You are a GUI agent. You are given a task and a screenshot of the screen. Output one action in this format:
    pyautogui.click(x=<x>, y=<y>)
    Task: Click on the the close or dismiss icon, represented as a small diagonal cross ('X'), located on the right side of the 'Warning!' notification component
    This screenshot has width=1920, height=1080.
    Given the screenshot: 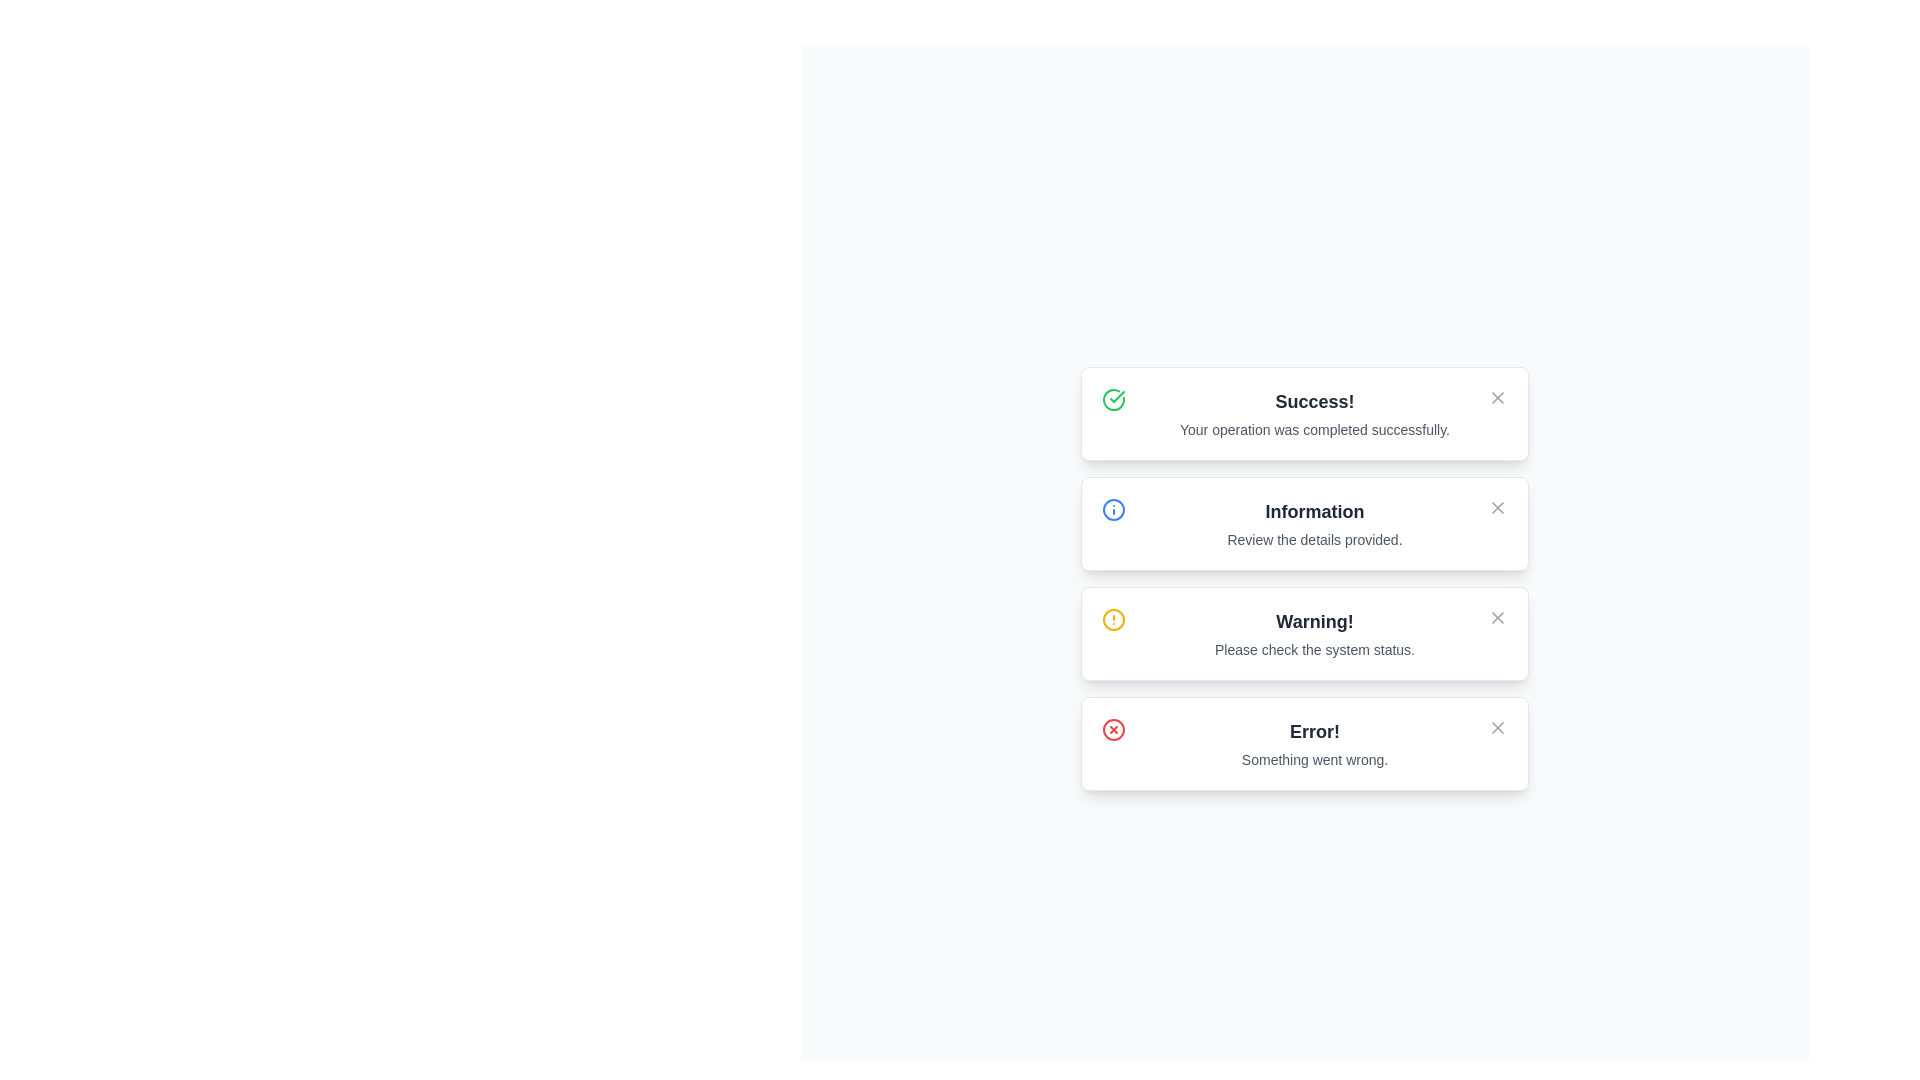 What is the action you would take?
    pyautogui.click(x=1497, y=616)
    